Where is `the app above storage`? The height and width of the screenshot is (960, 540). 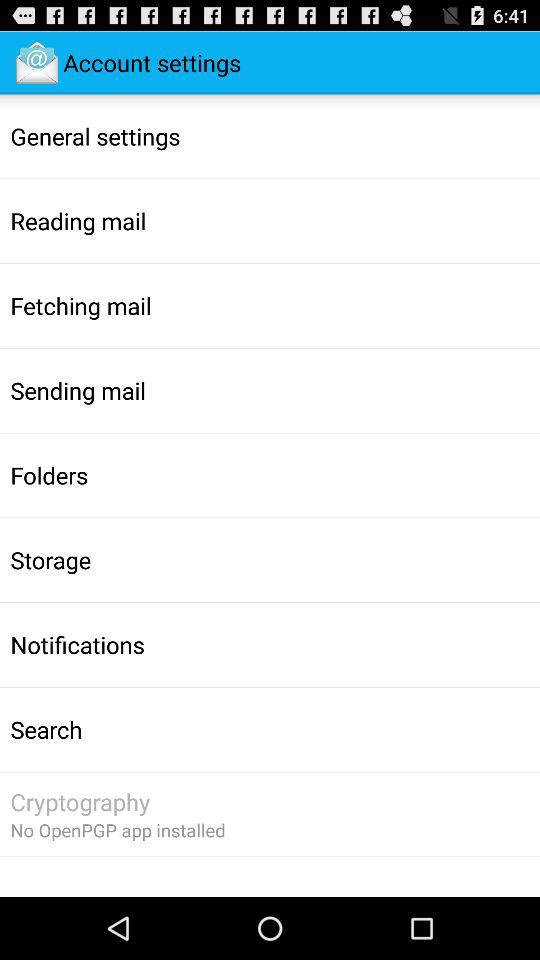
the app above storage is located at coordinates (49, 475).